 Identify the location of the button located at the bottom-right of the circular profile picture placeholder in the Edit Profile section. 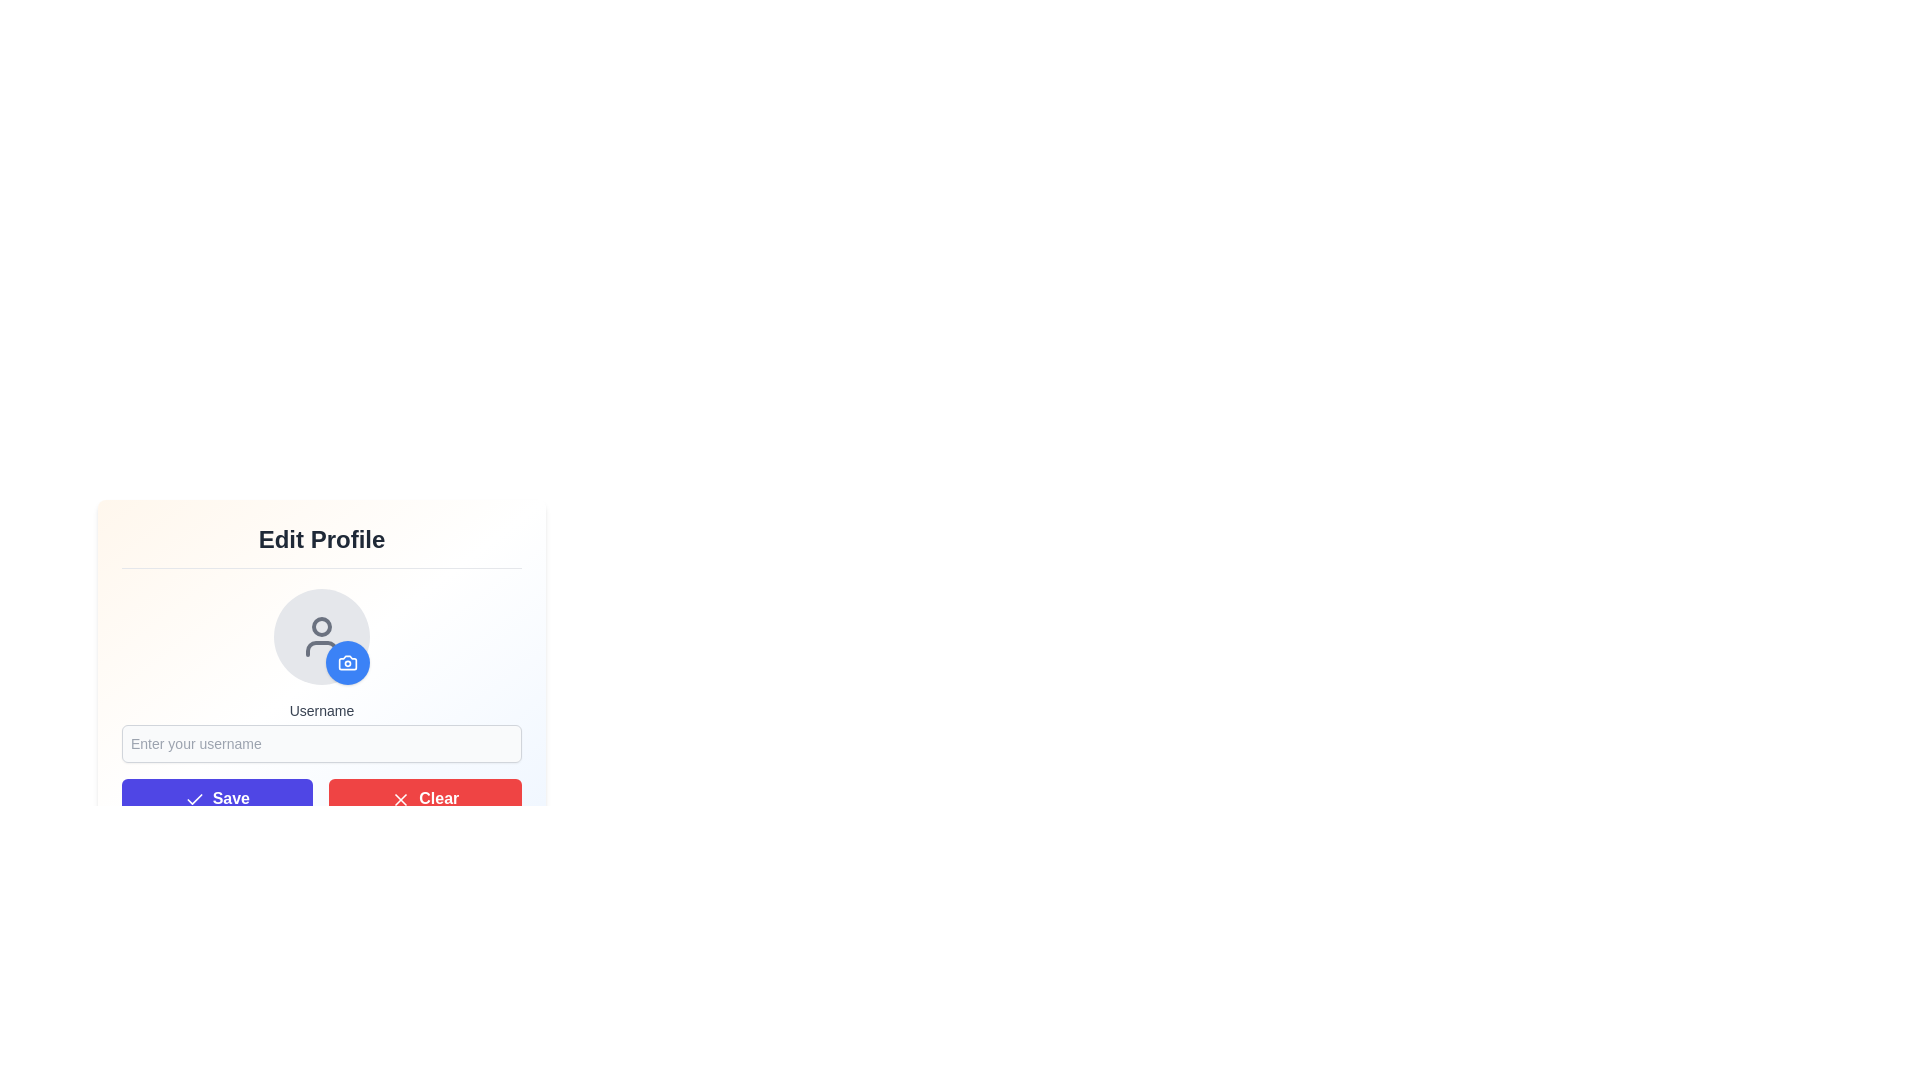
(347, 663).